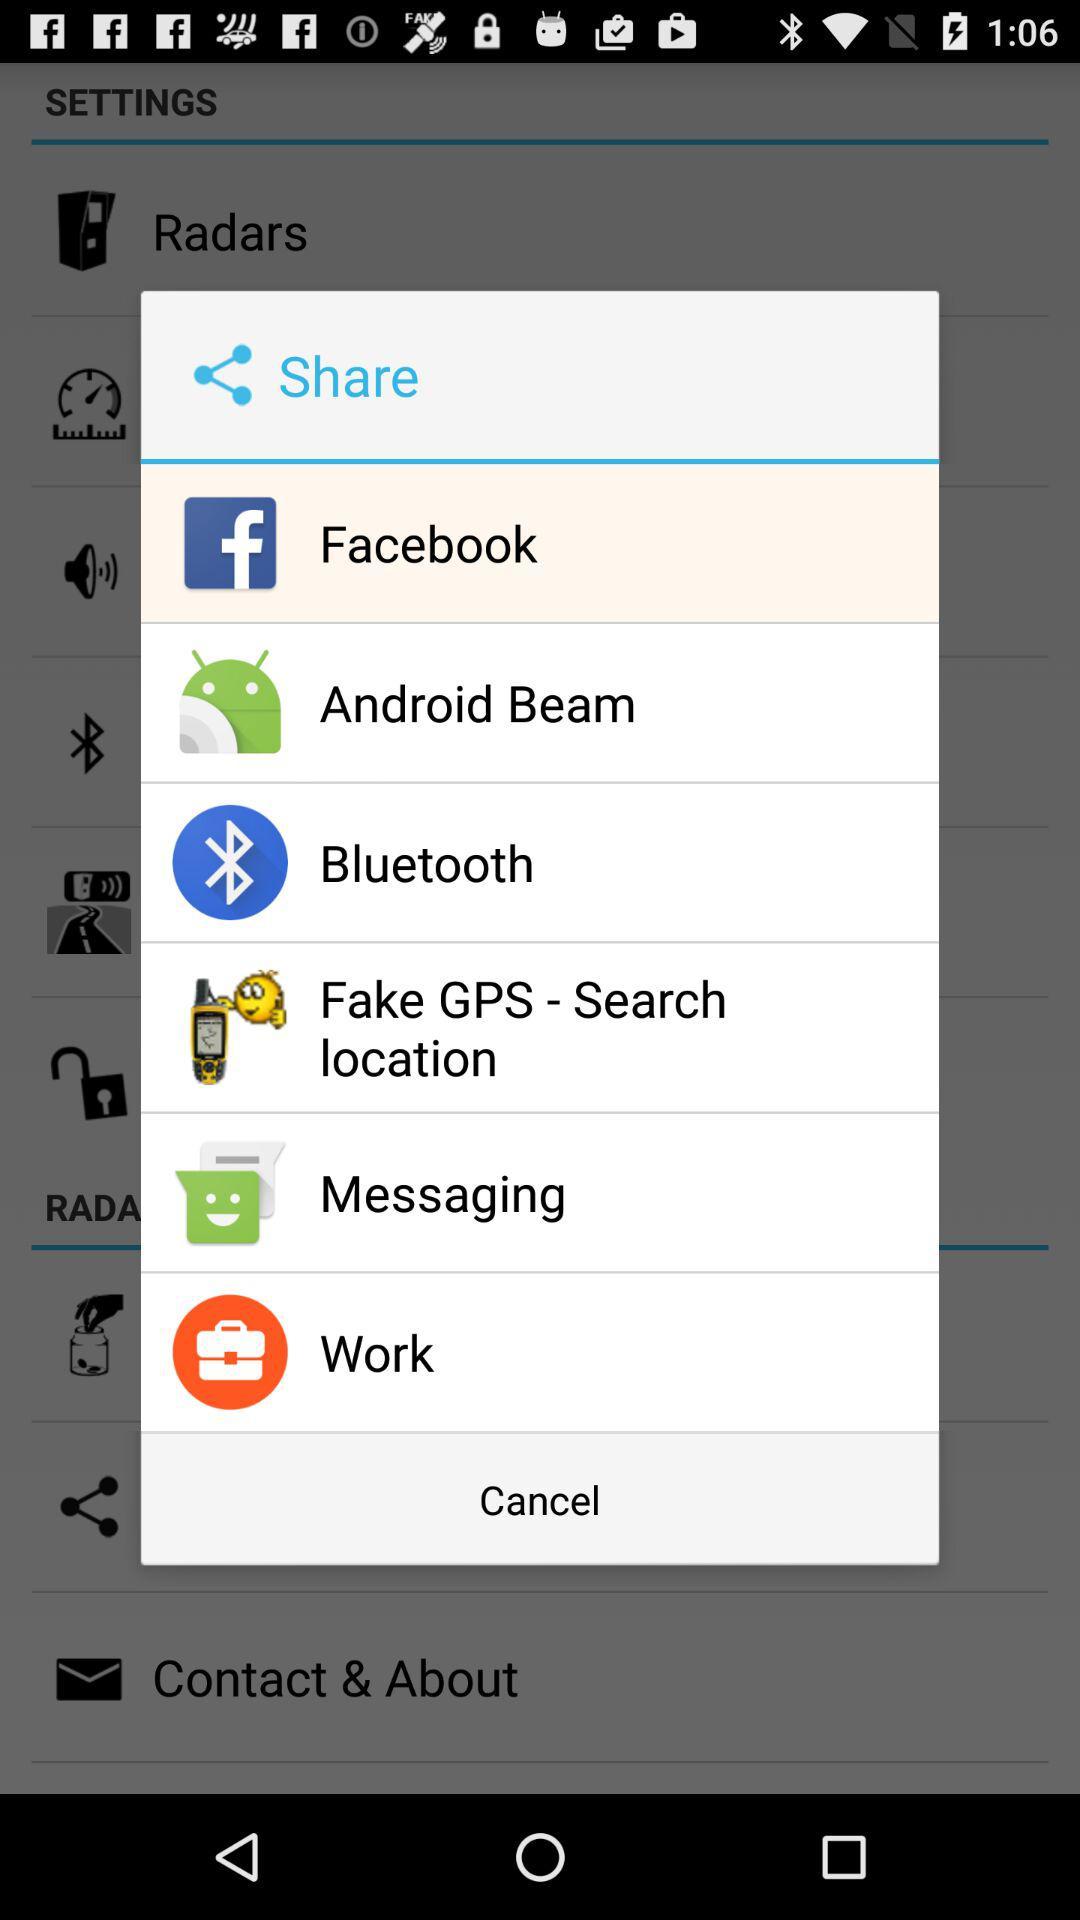 Image resolution: width=1080 pixels, height=1920 pixels. Describe the element at coordinates (623, 1027) in the screenshot. I see `the fake gps search app` at that location.